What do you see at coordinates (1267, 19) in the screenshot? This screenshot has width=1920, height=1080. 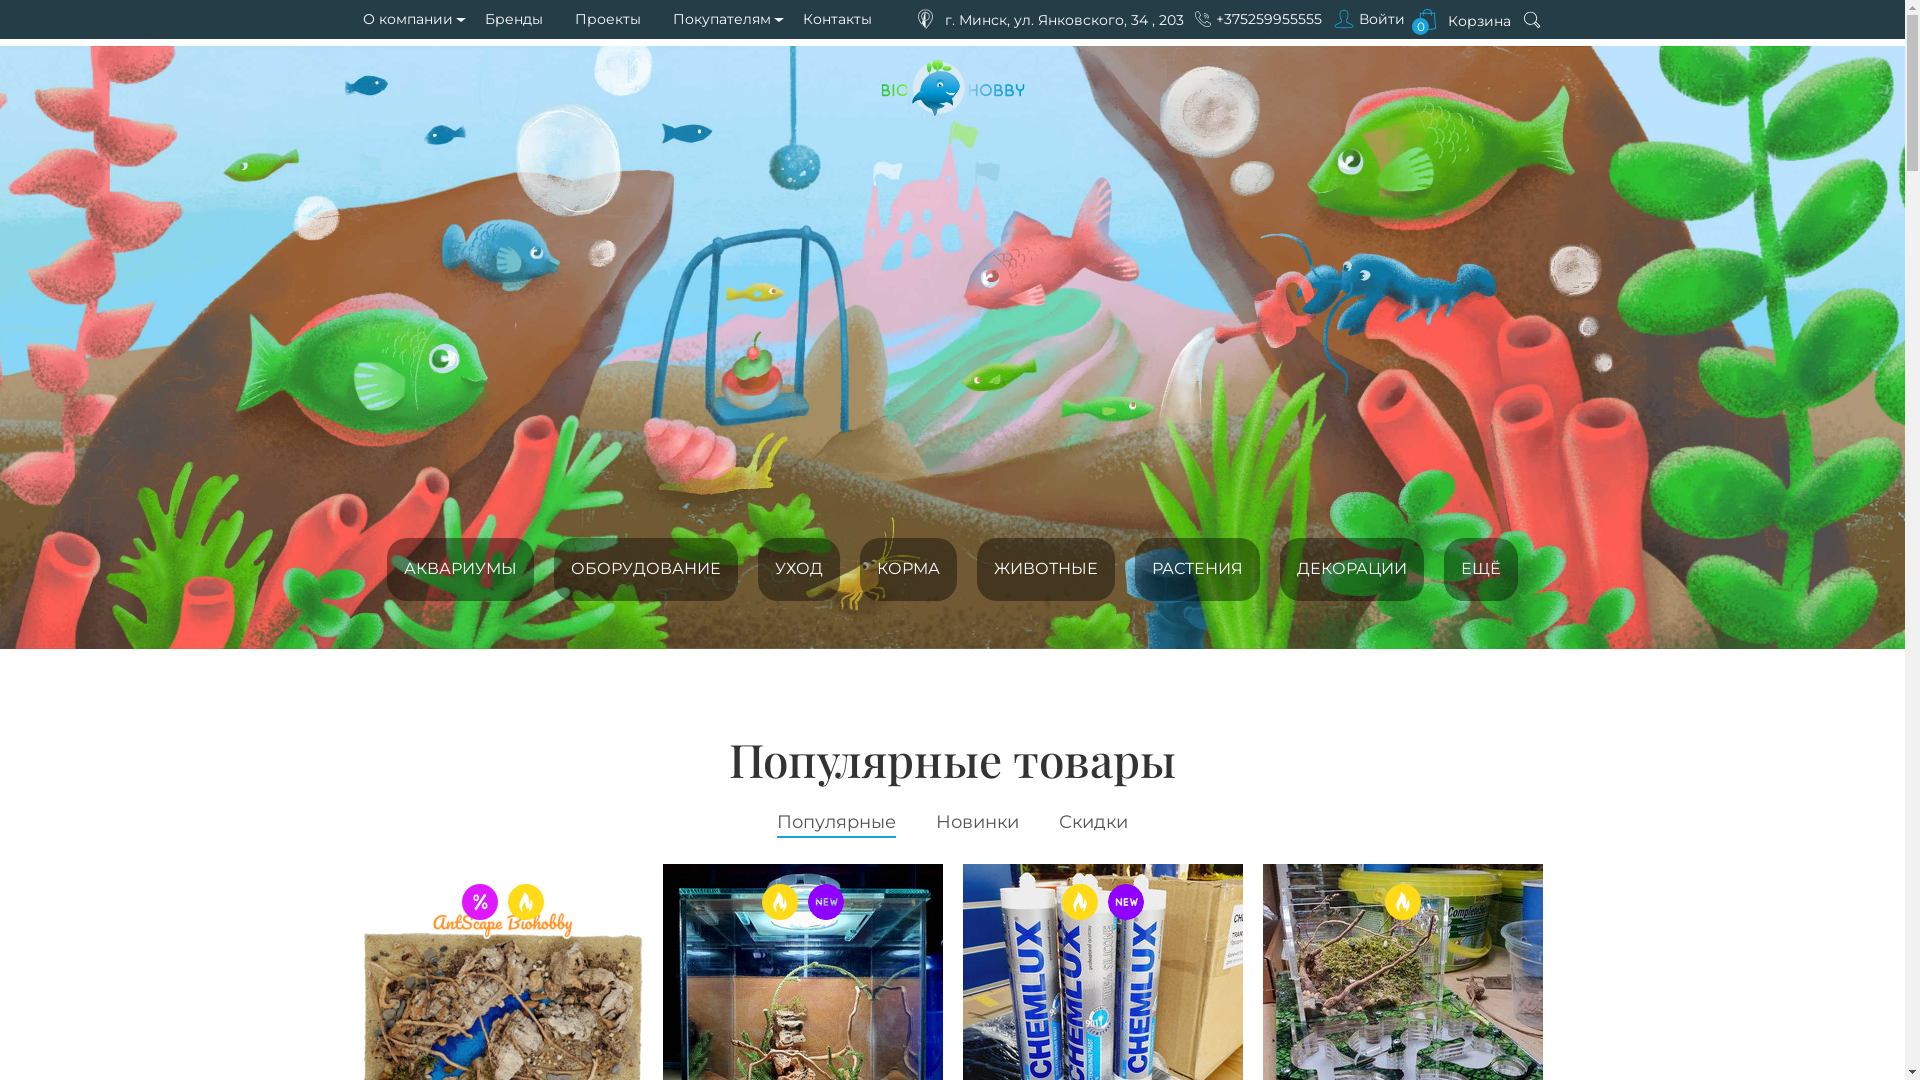 I see `'+375259955555'` at bounding box center [1267, 19].